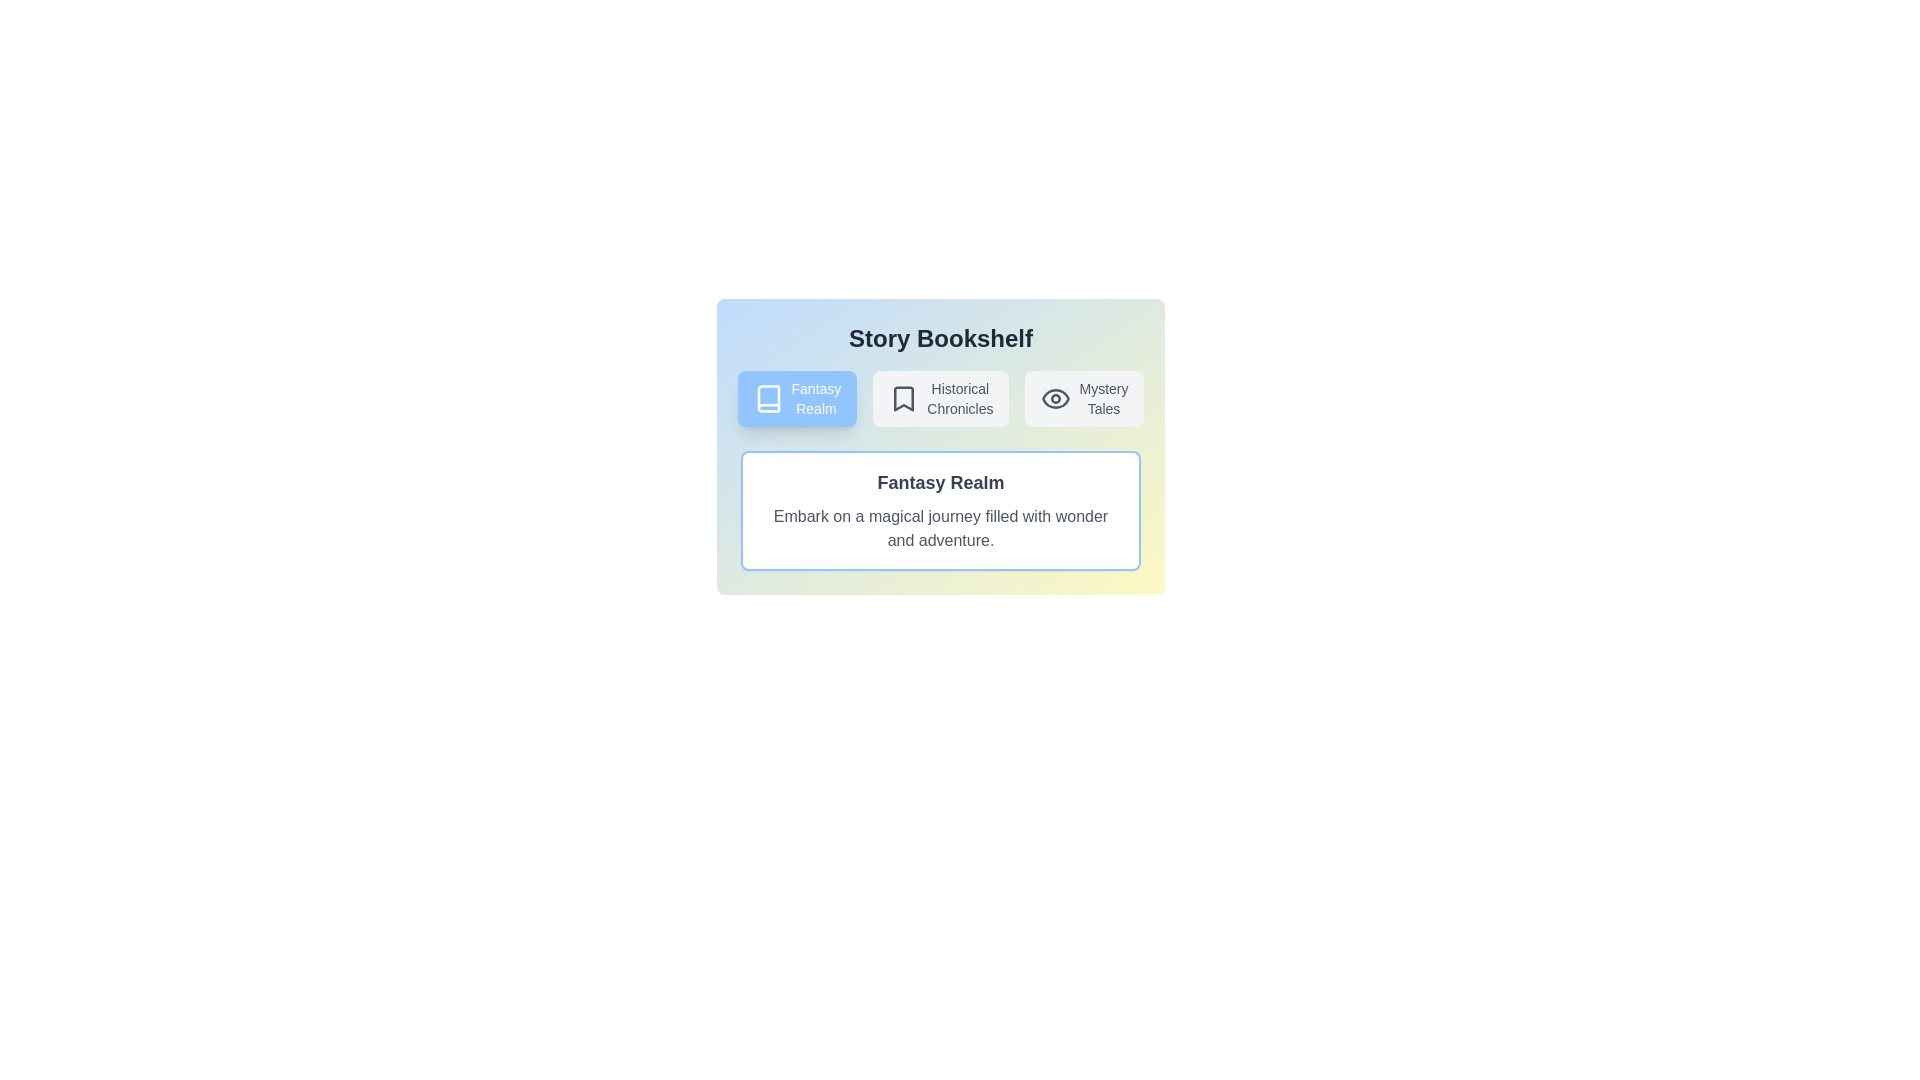  What do you see at coordinates (795, 398) in the screenshot?
I see `the story tab labeled Fantasy Realm to view its details` at bounding box center [795, 398].